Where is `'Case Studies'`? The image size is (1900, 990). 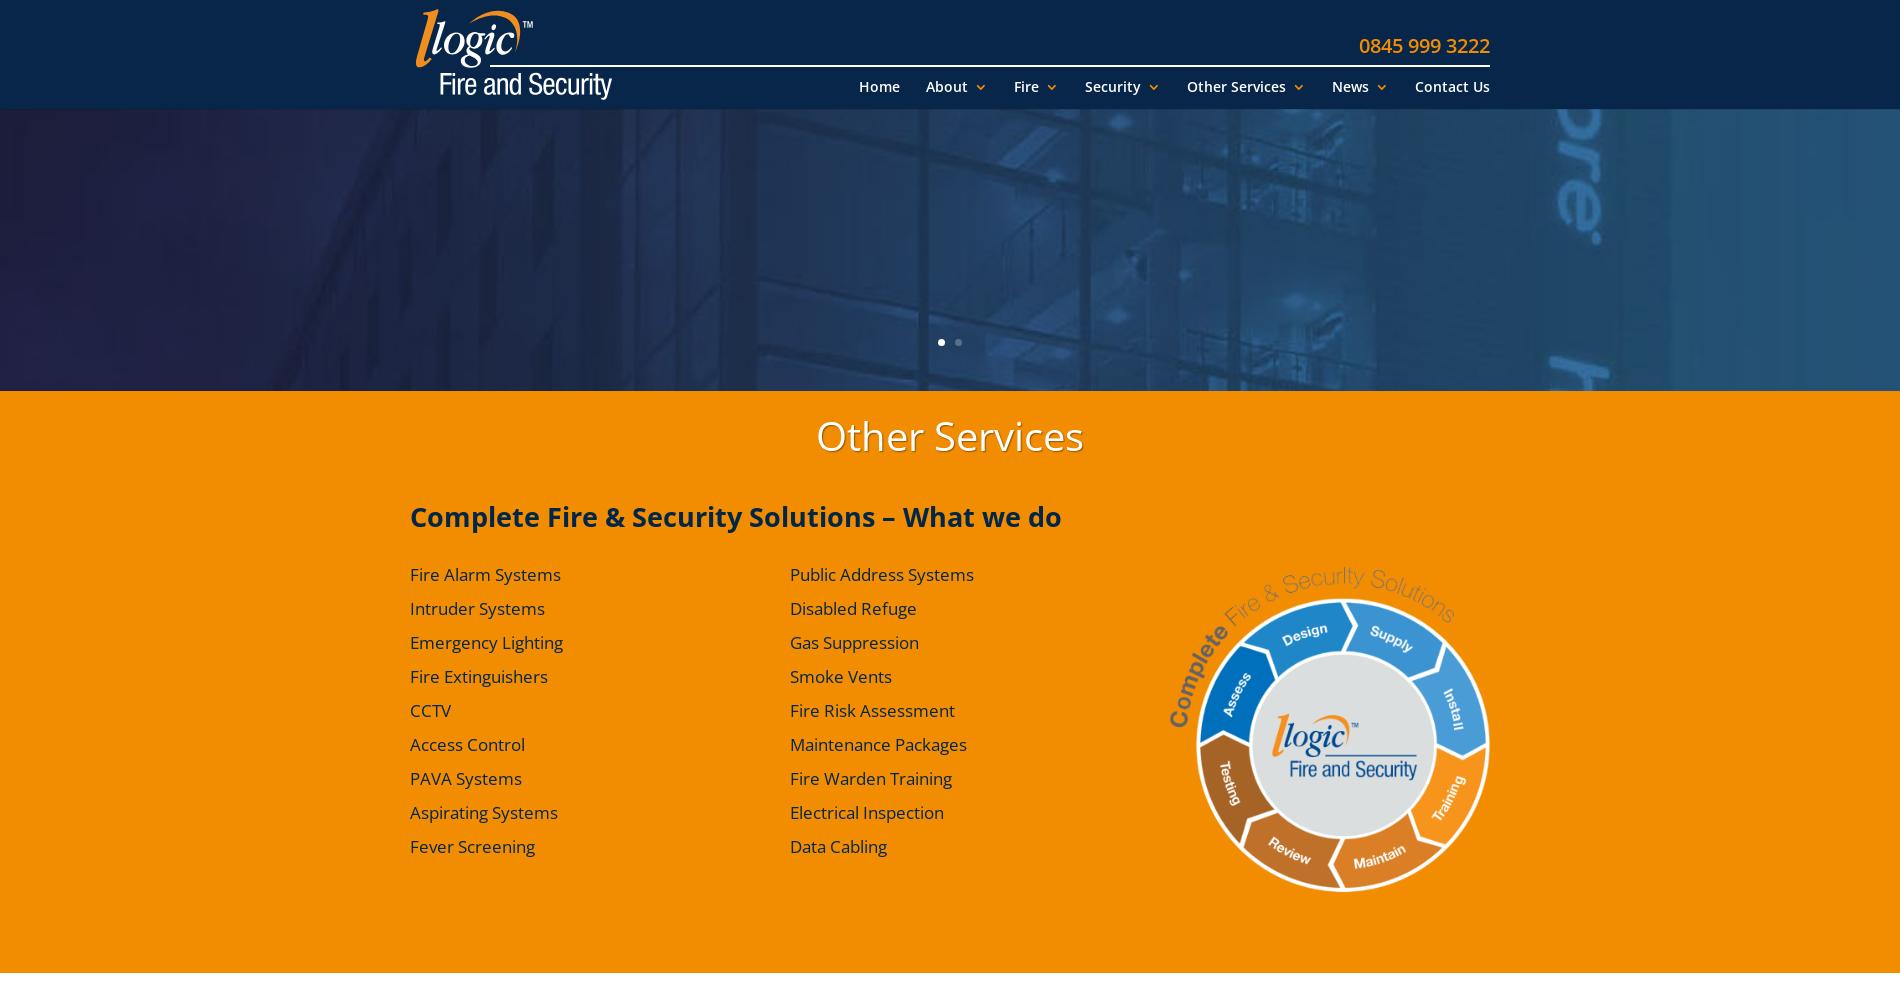
'Case Studies' is located at coordinates (989, 200).